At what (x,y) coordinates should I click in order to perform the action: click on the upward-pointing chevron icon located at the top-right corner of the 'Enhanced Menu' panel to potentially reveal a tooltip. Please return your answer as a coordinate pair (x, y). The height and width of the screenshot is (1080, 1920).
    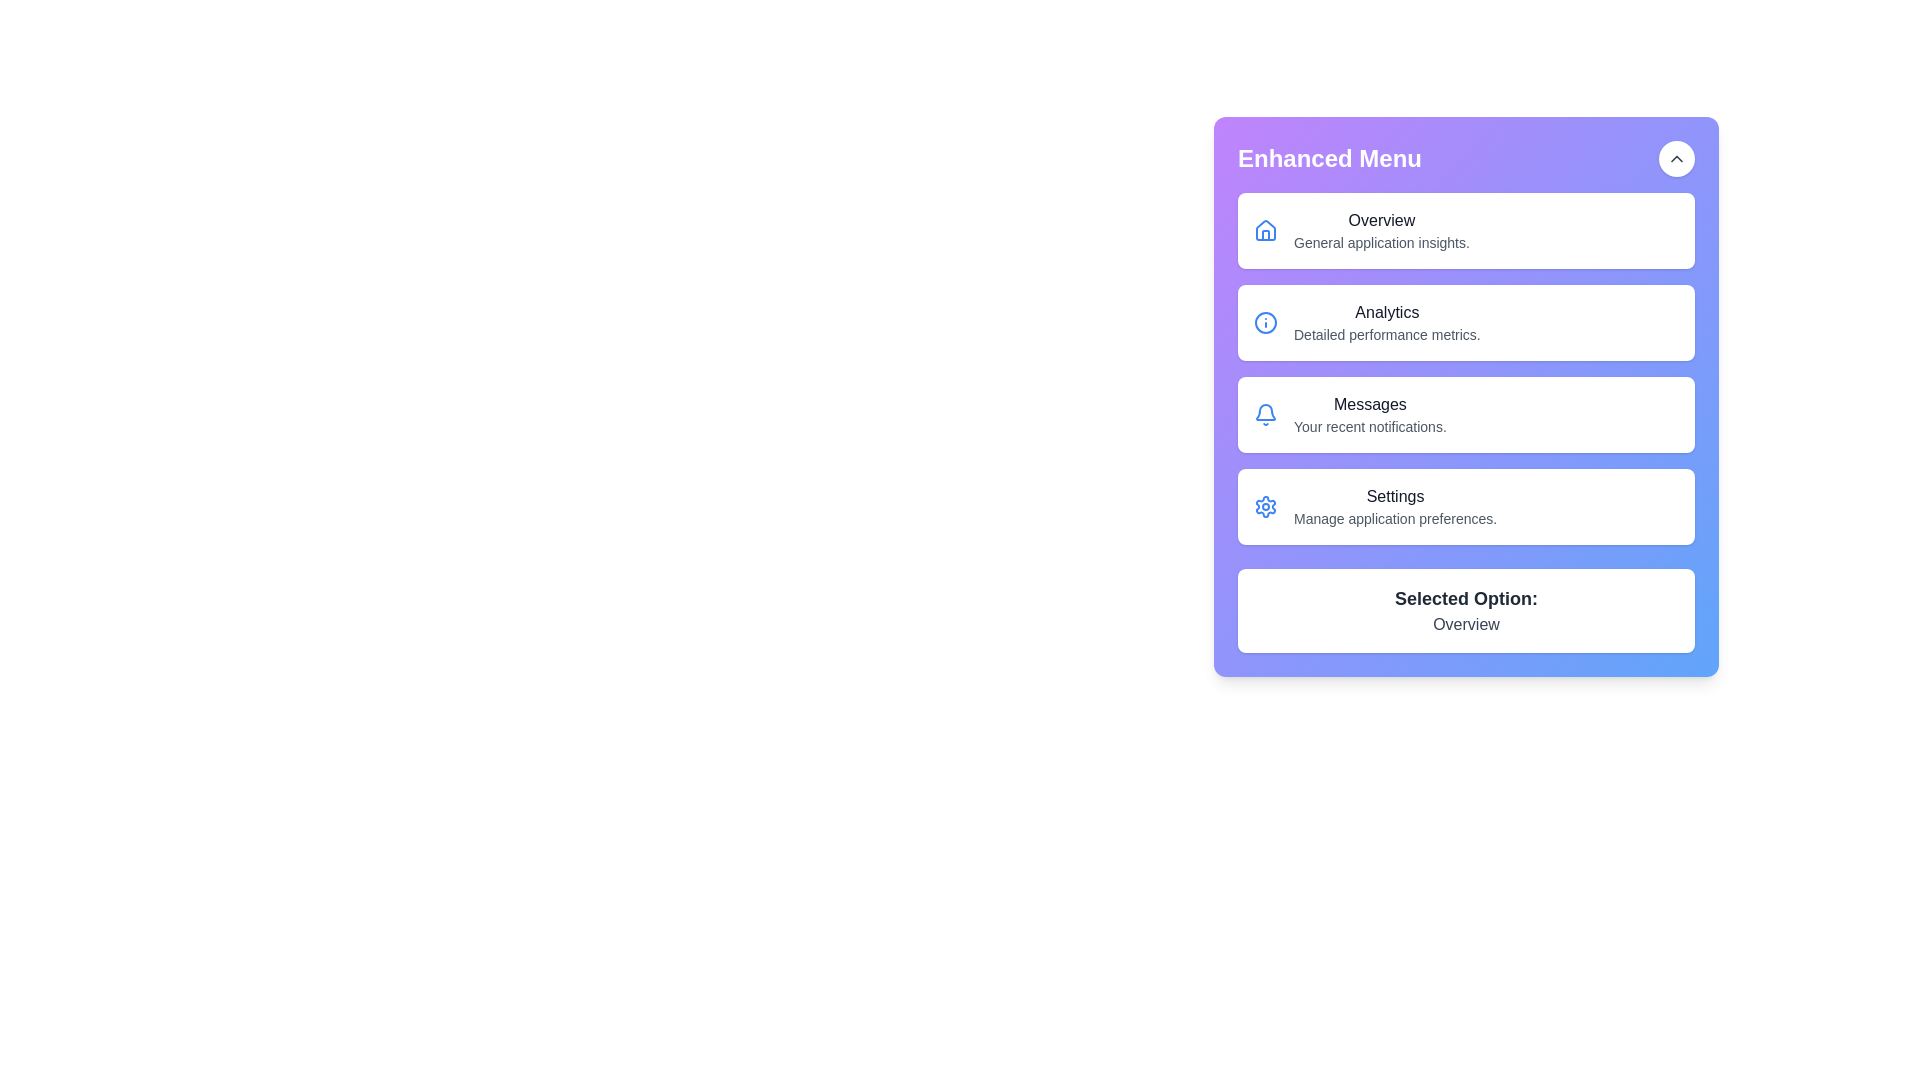
    Looking at the image, I should click on (1676, 157).